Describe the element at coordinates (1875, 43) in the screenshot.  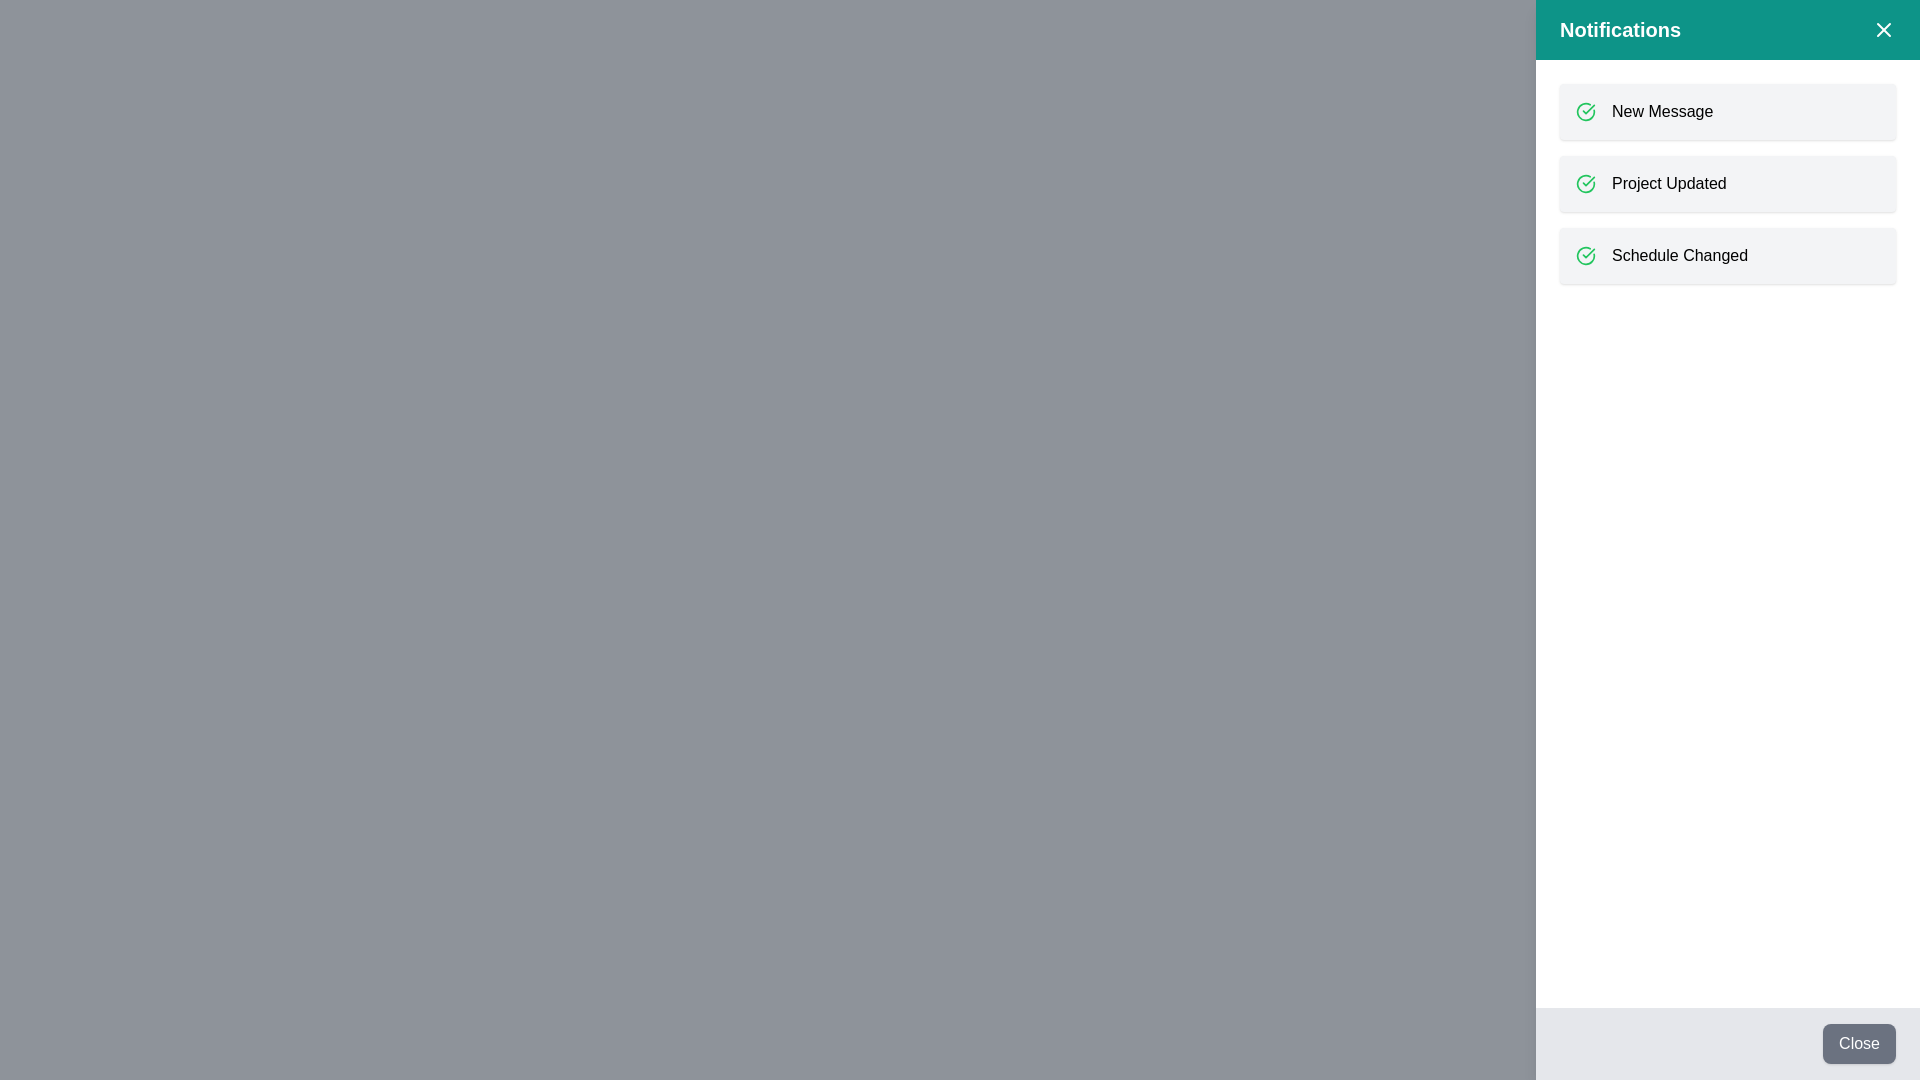
I see `the circular close button with a teal background and white 'X' icon located in the top-right corner of the notifications panel` at that location.